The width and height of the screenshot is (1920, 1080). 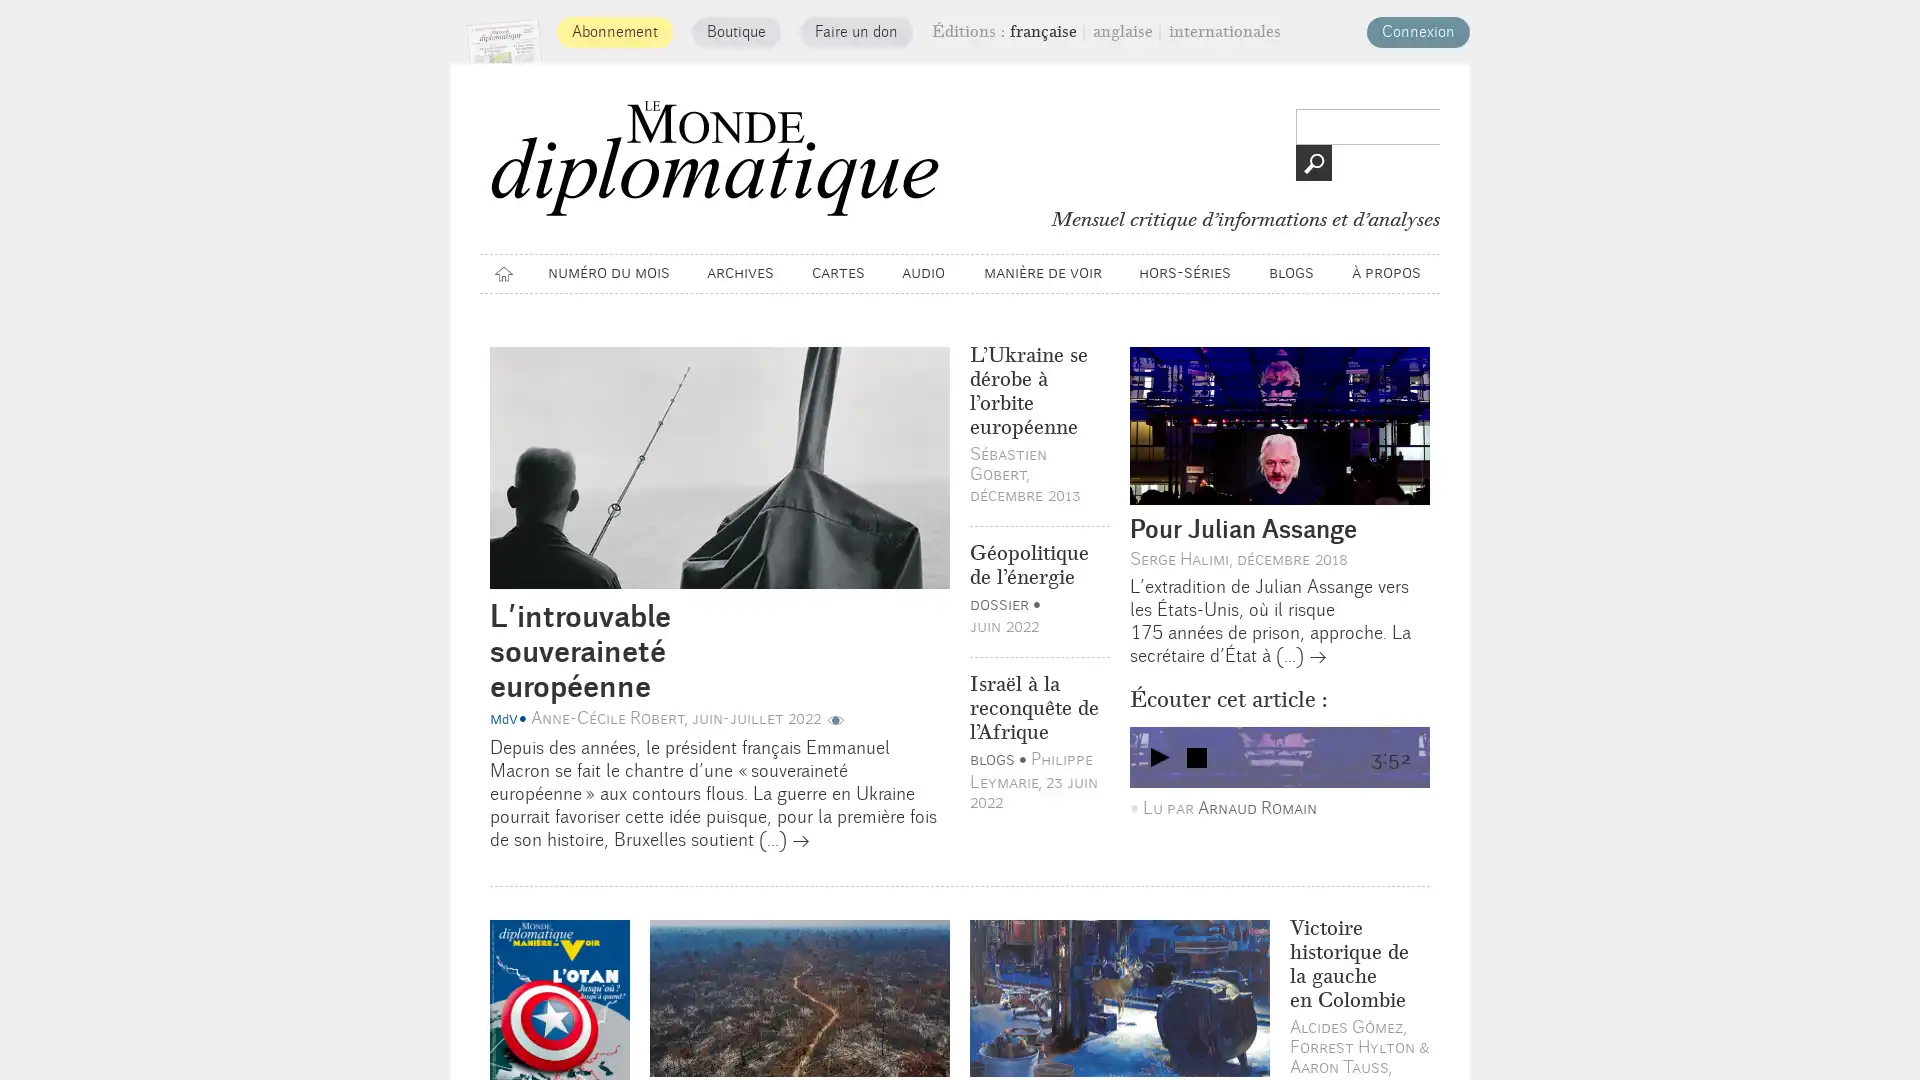 I want to click on play, so click(x=1160, y=756).